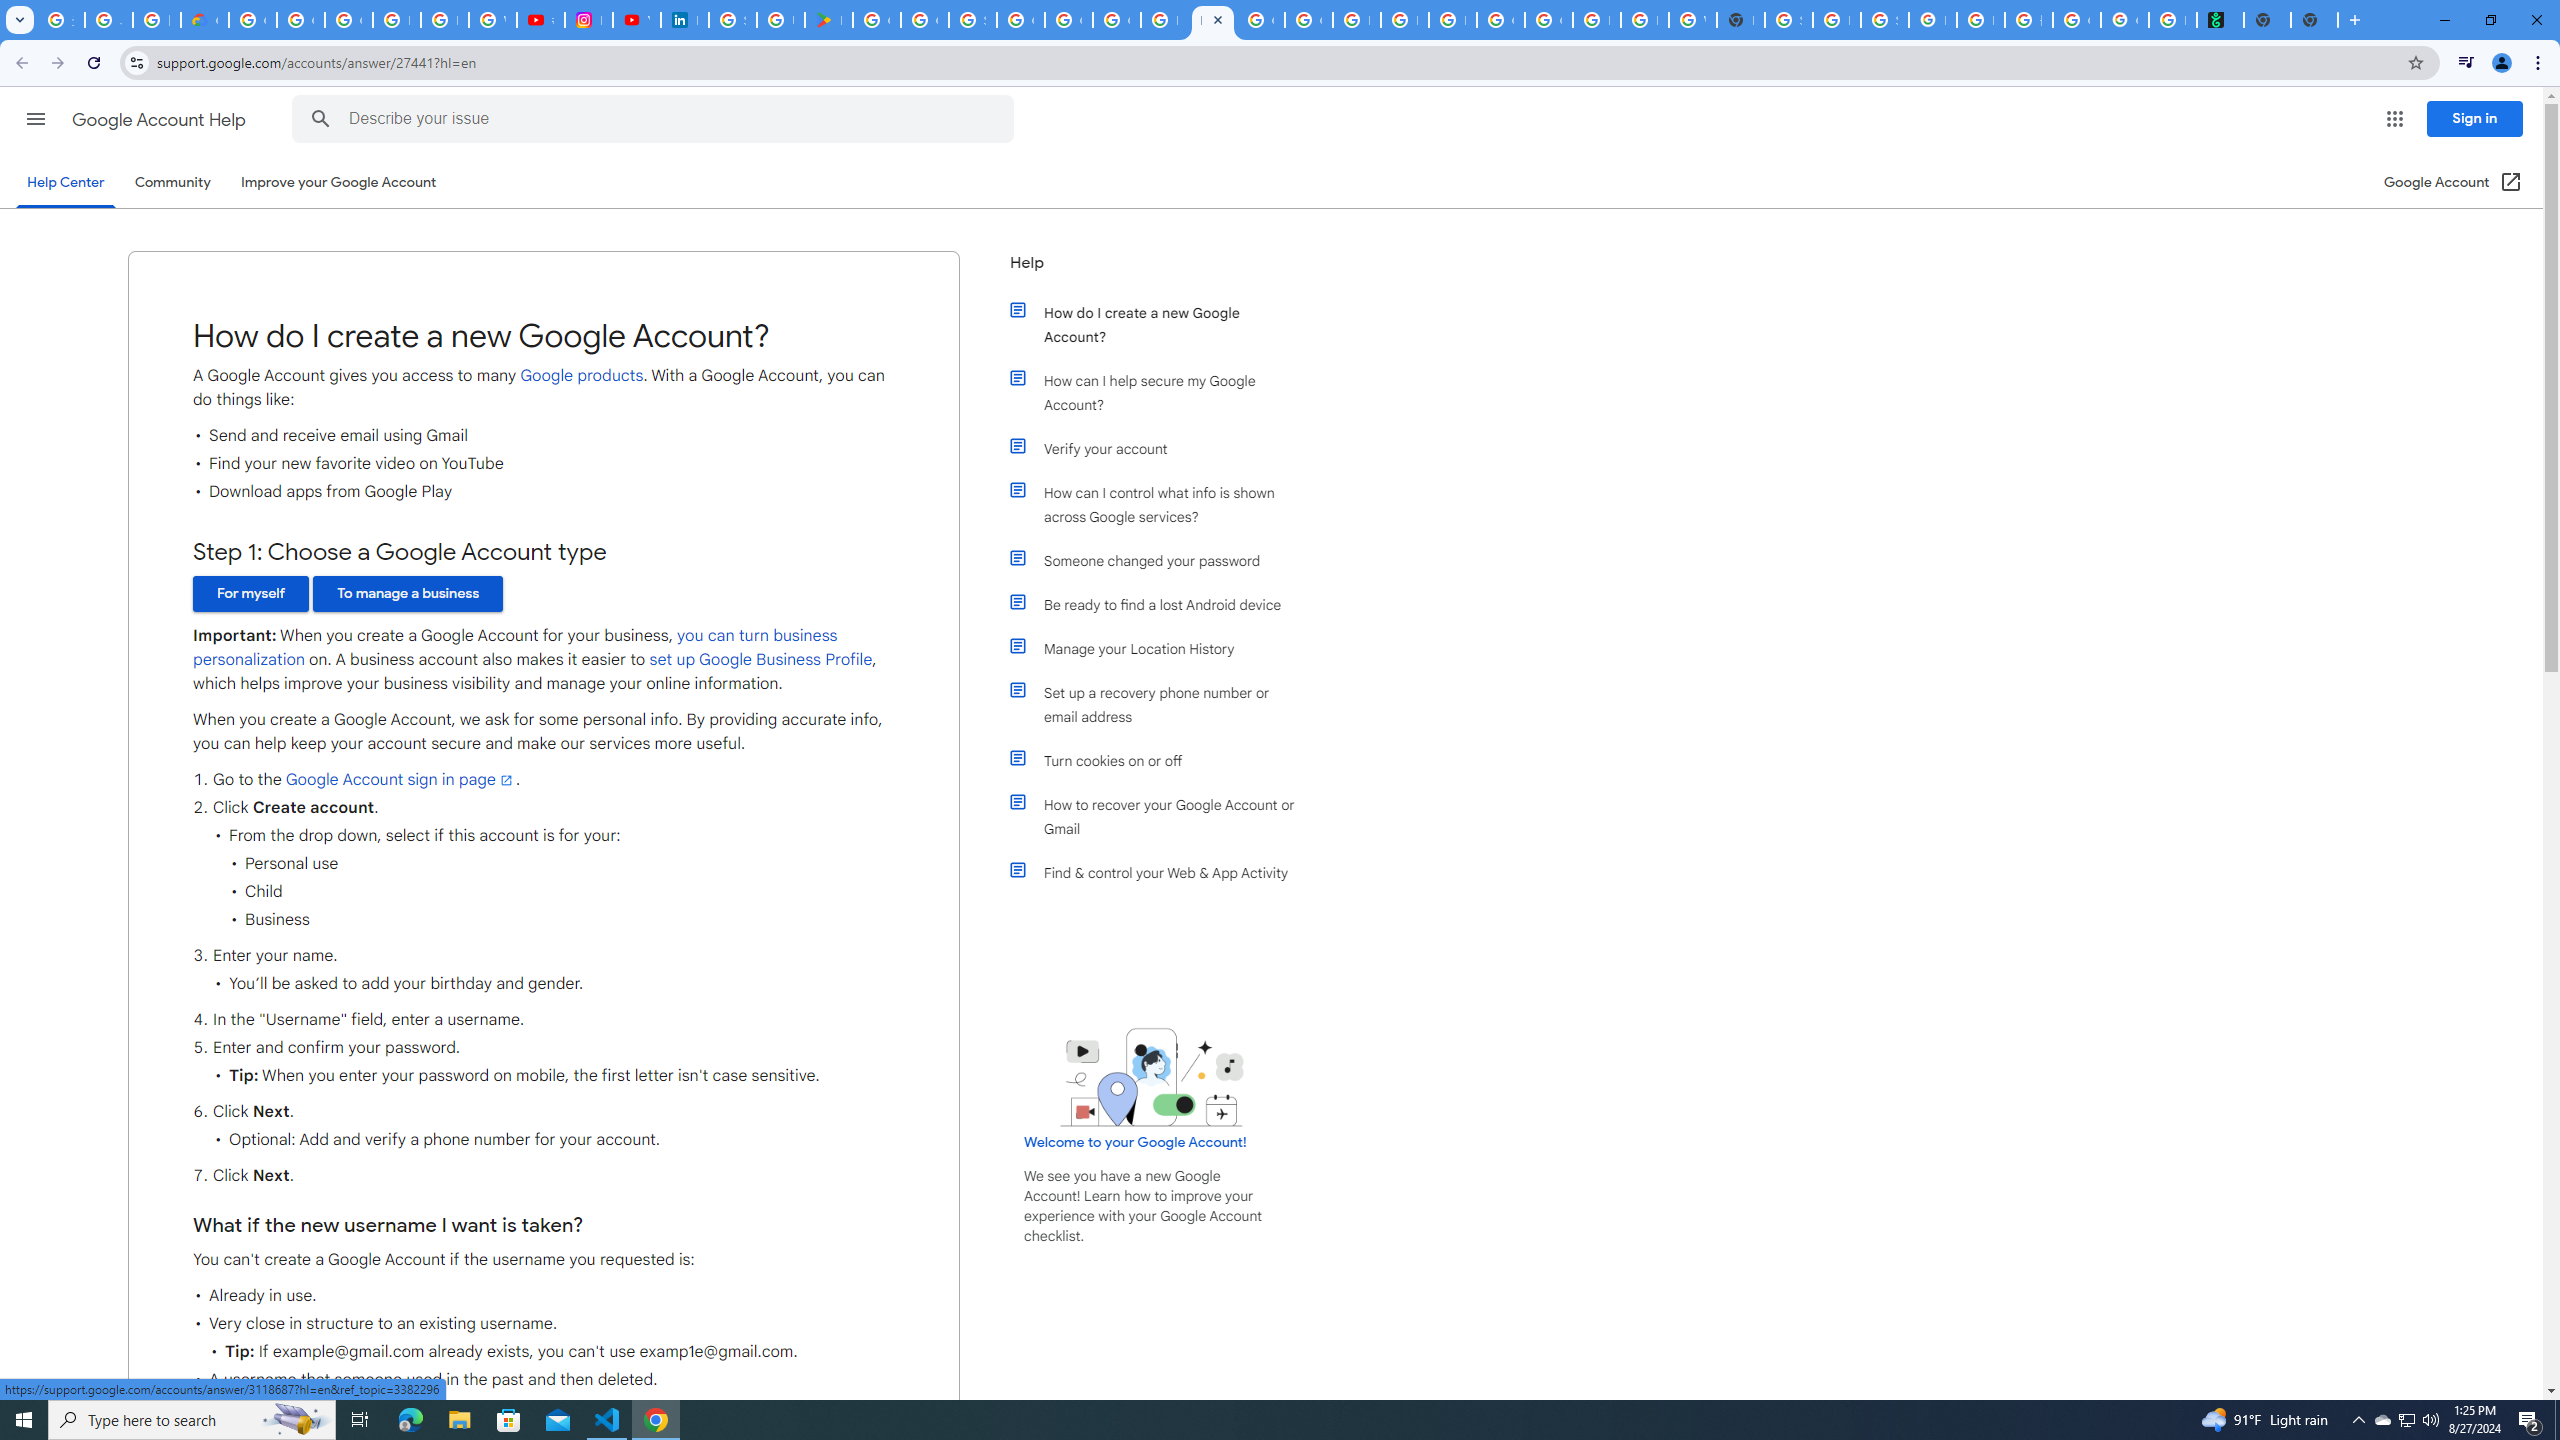 This screenshot has width=2560, height=1440. What do you see at coordinates (2453, 181) in the screenshot?
I see `'Google Account (Open in a new window)'` at bounding box center [2453, 181].